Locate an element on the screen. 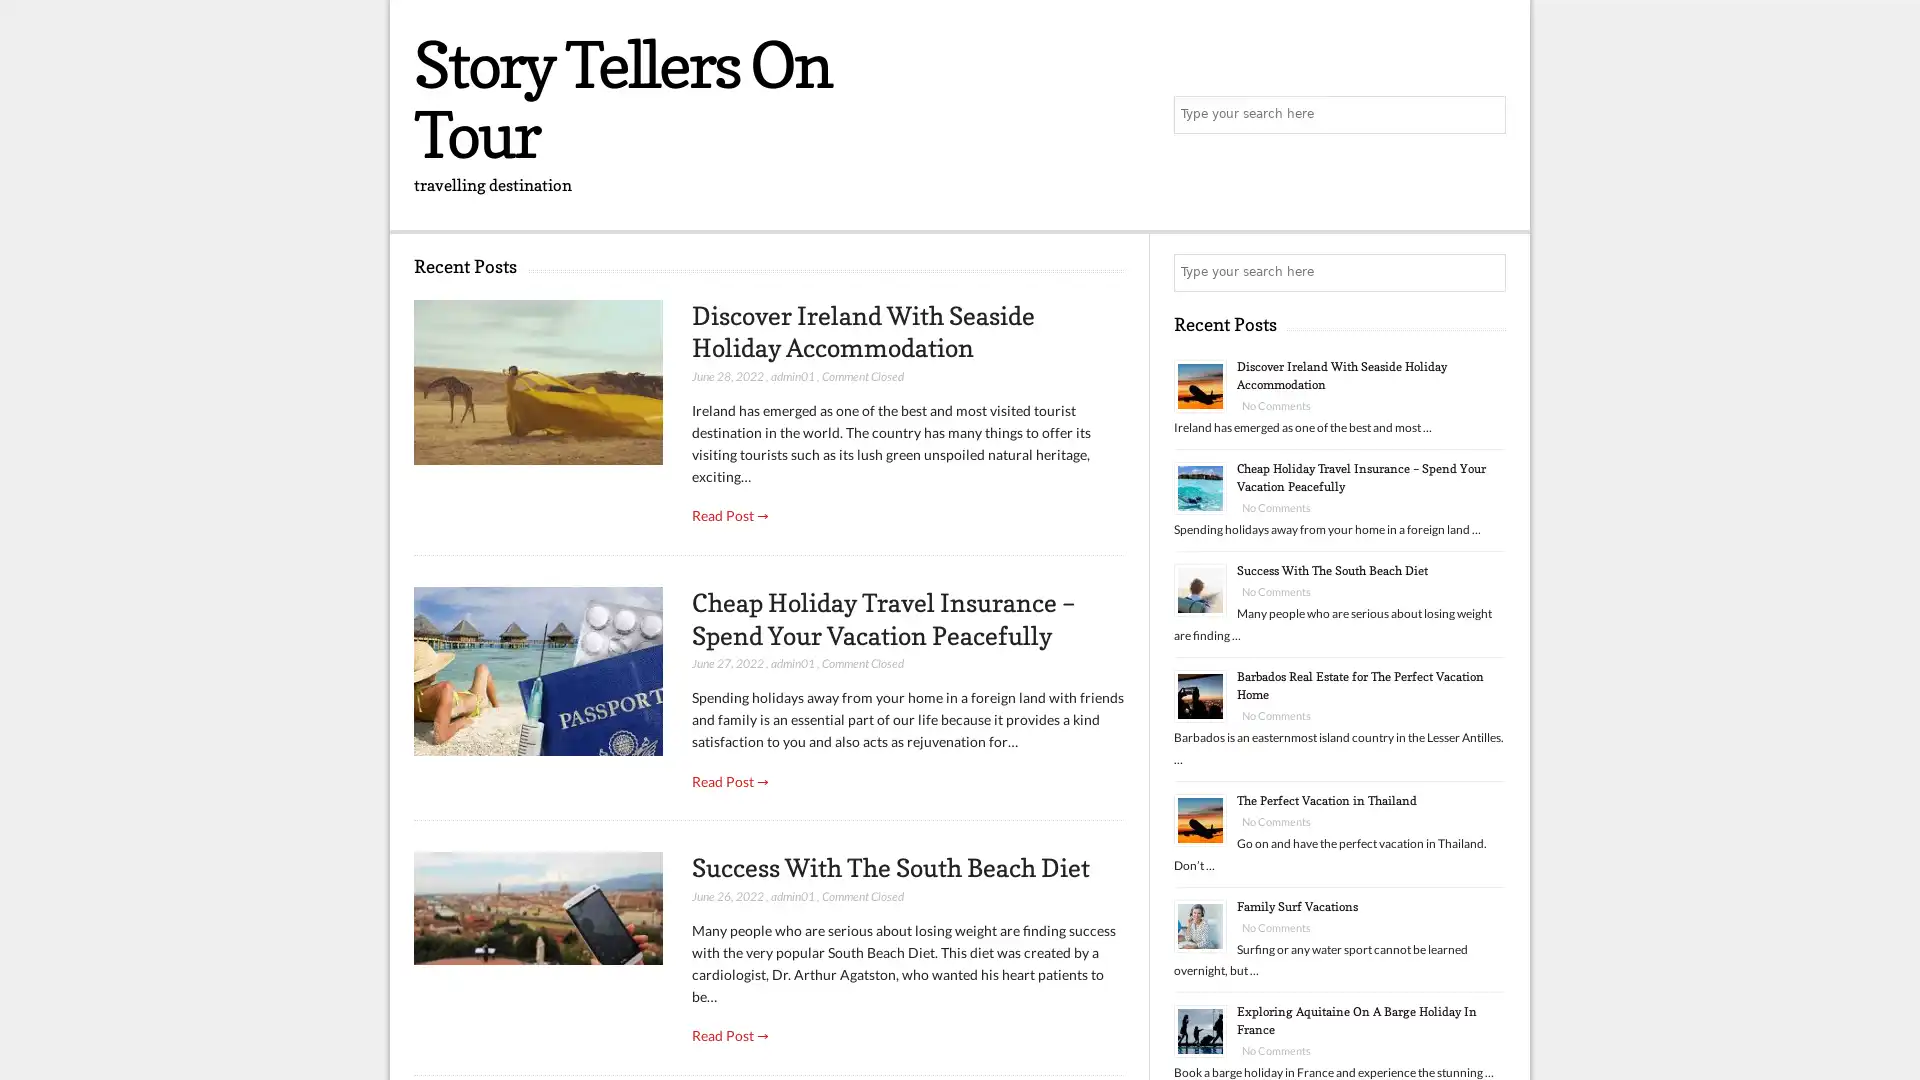 Image resolution: width=1920 pixels, height=1080 pixels. Search is located at coordinates (1485, 115).